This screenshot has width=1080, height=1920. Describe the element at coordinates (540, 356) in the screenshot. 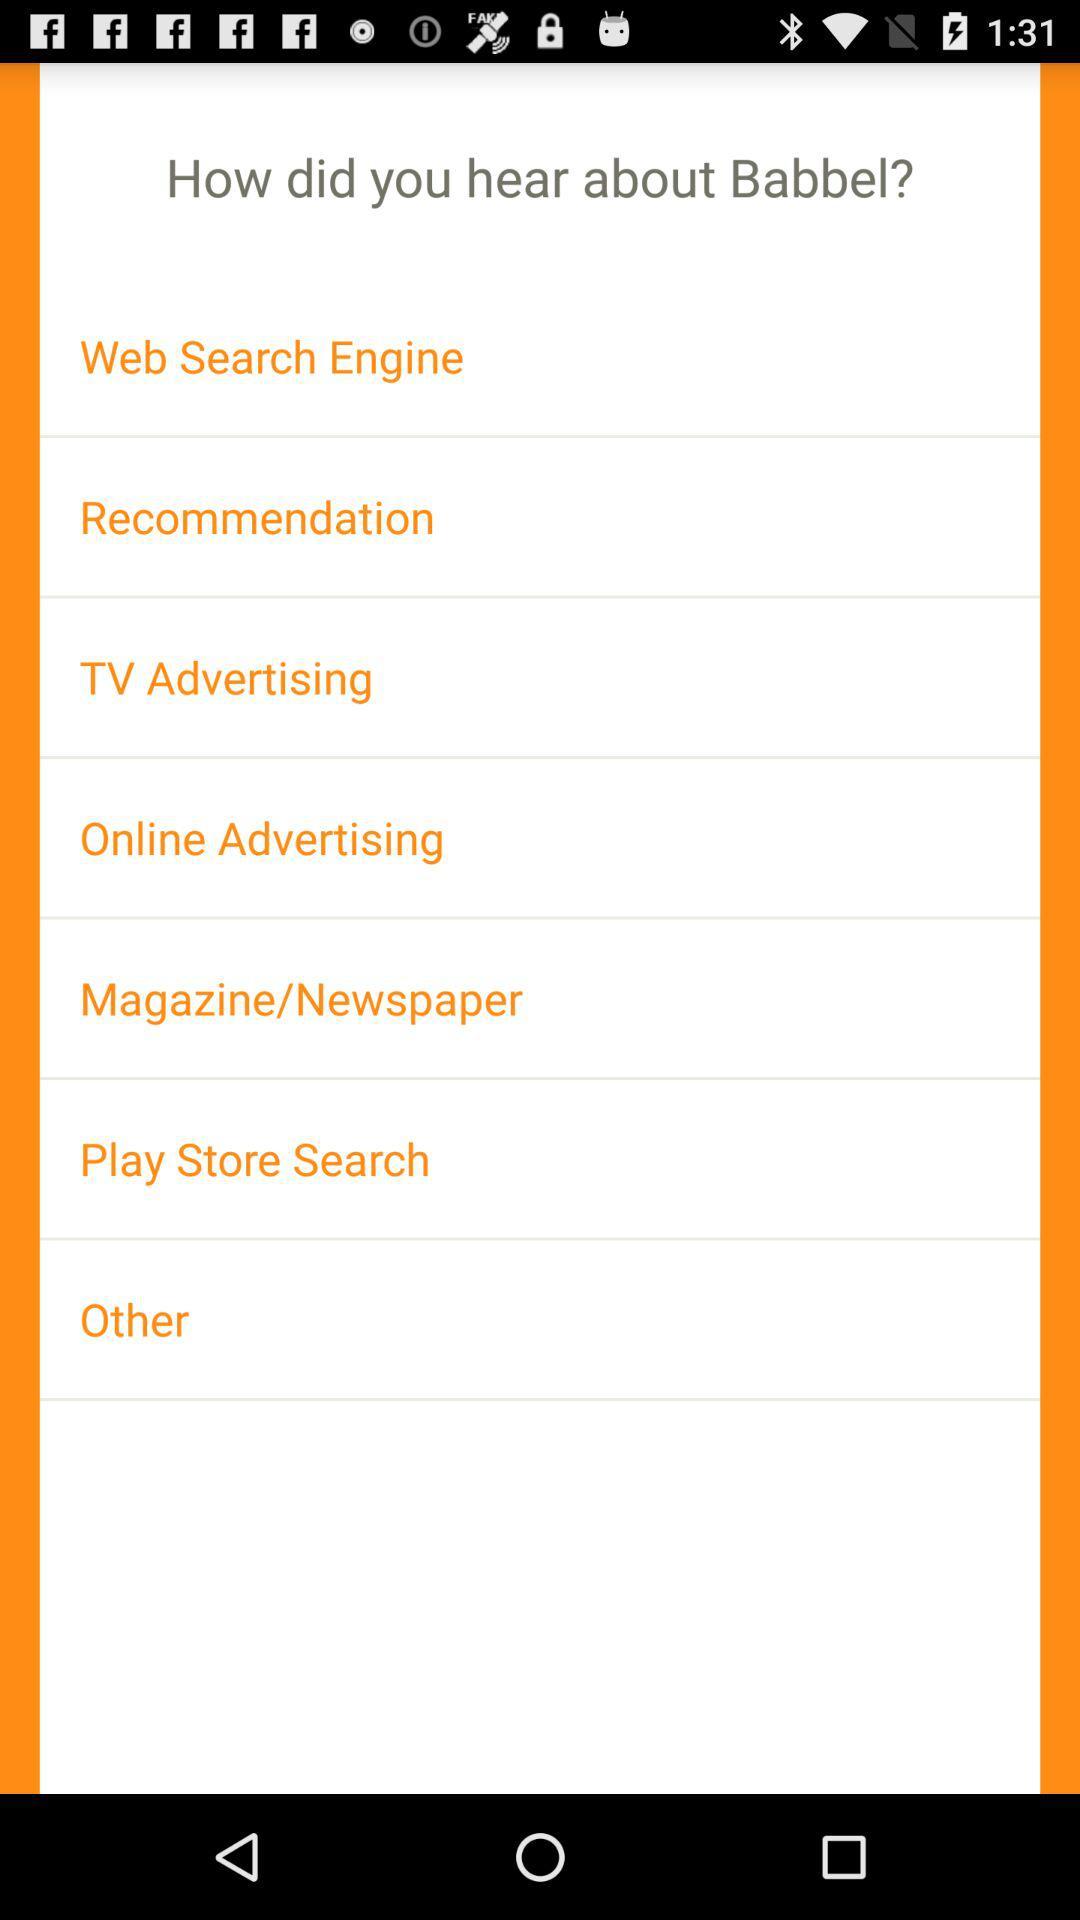

I see `web search engine icon` at that location.